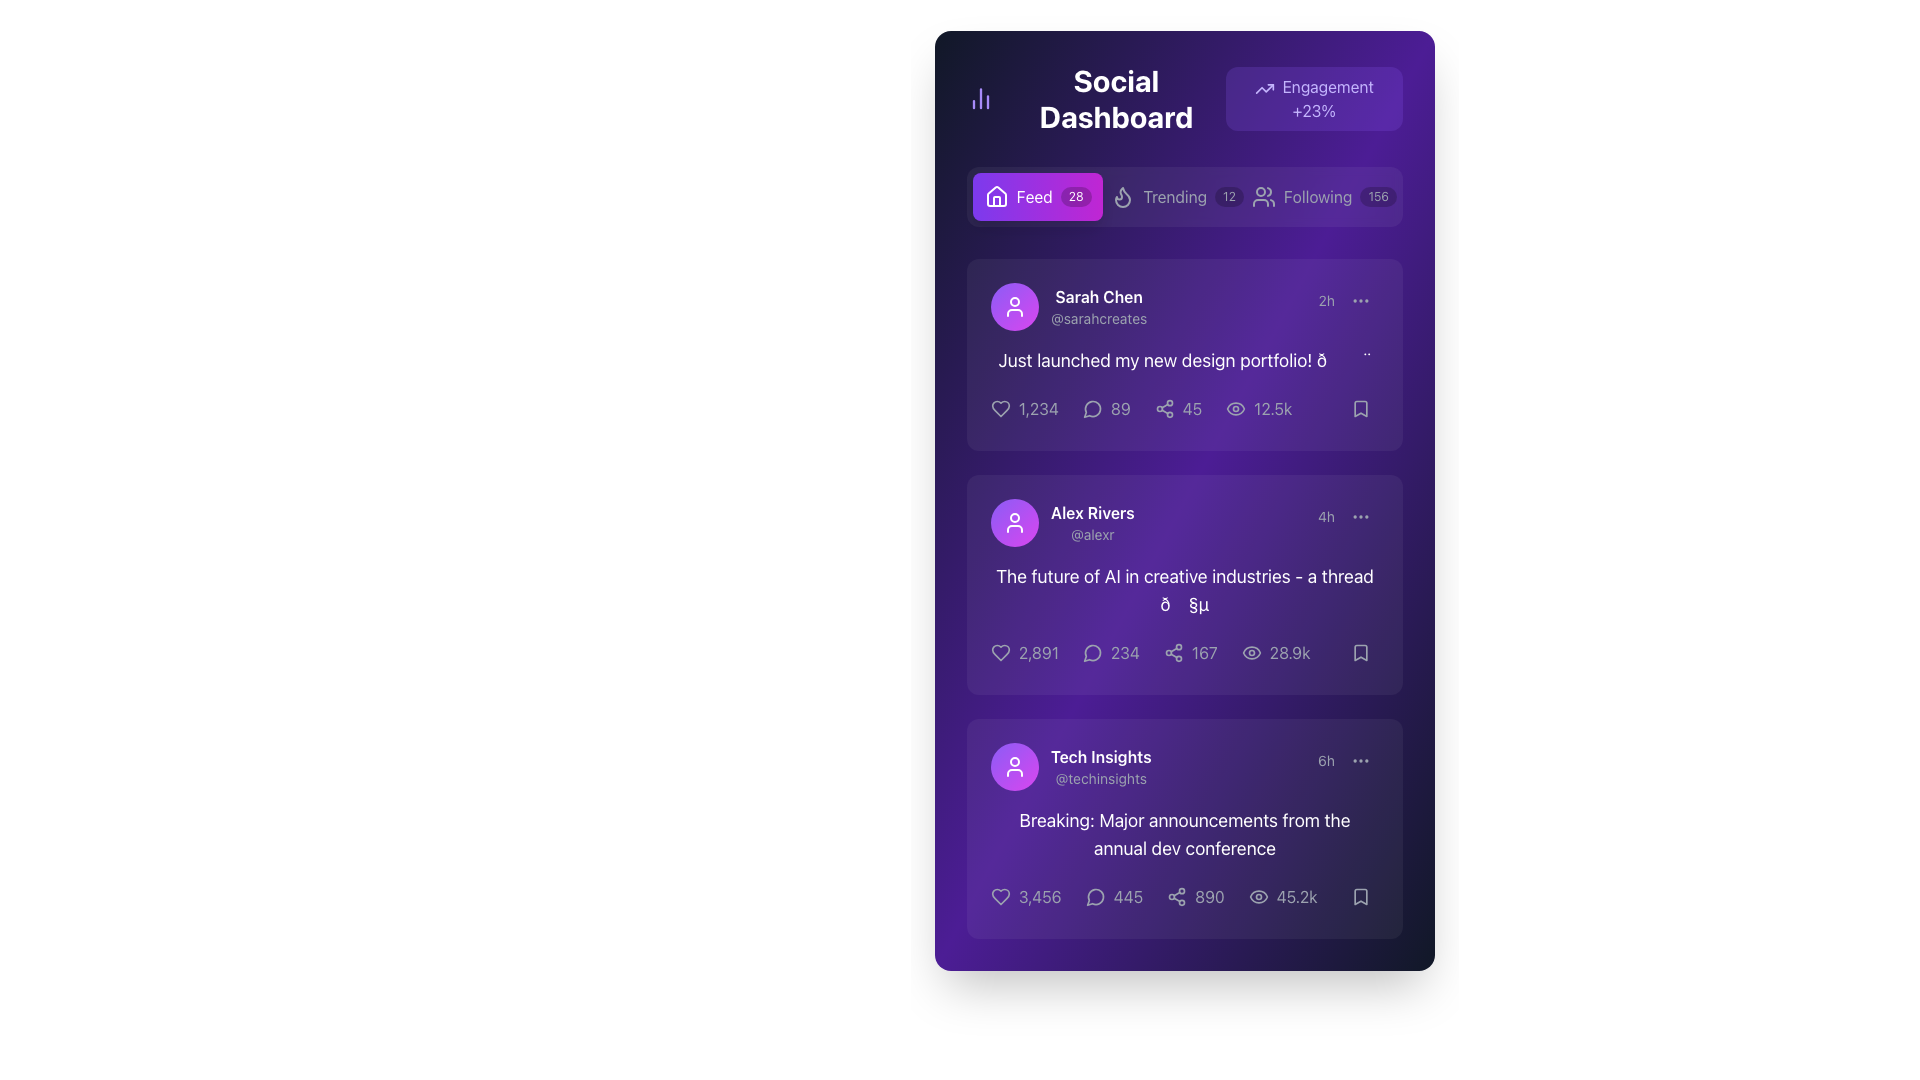  Describe the element at coordinates (1314, 99) in the screenshot. I see `the informational pill-shaped button displaying a positive engagement change of 23%, located to the right of the 'Social Dashboard' title` at that location.